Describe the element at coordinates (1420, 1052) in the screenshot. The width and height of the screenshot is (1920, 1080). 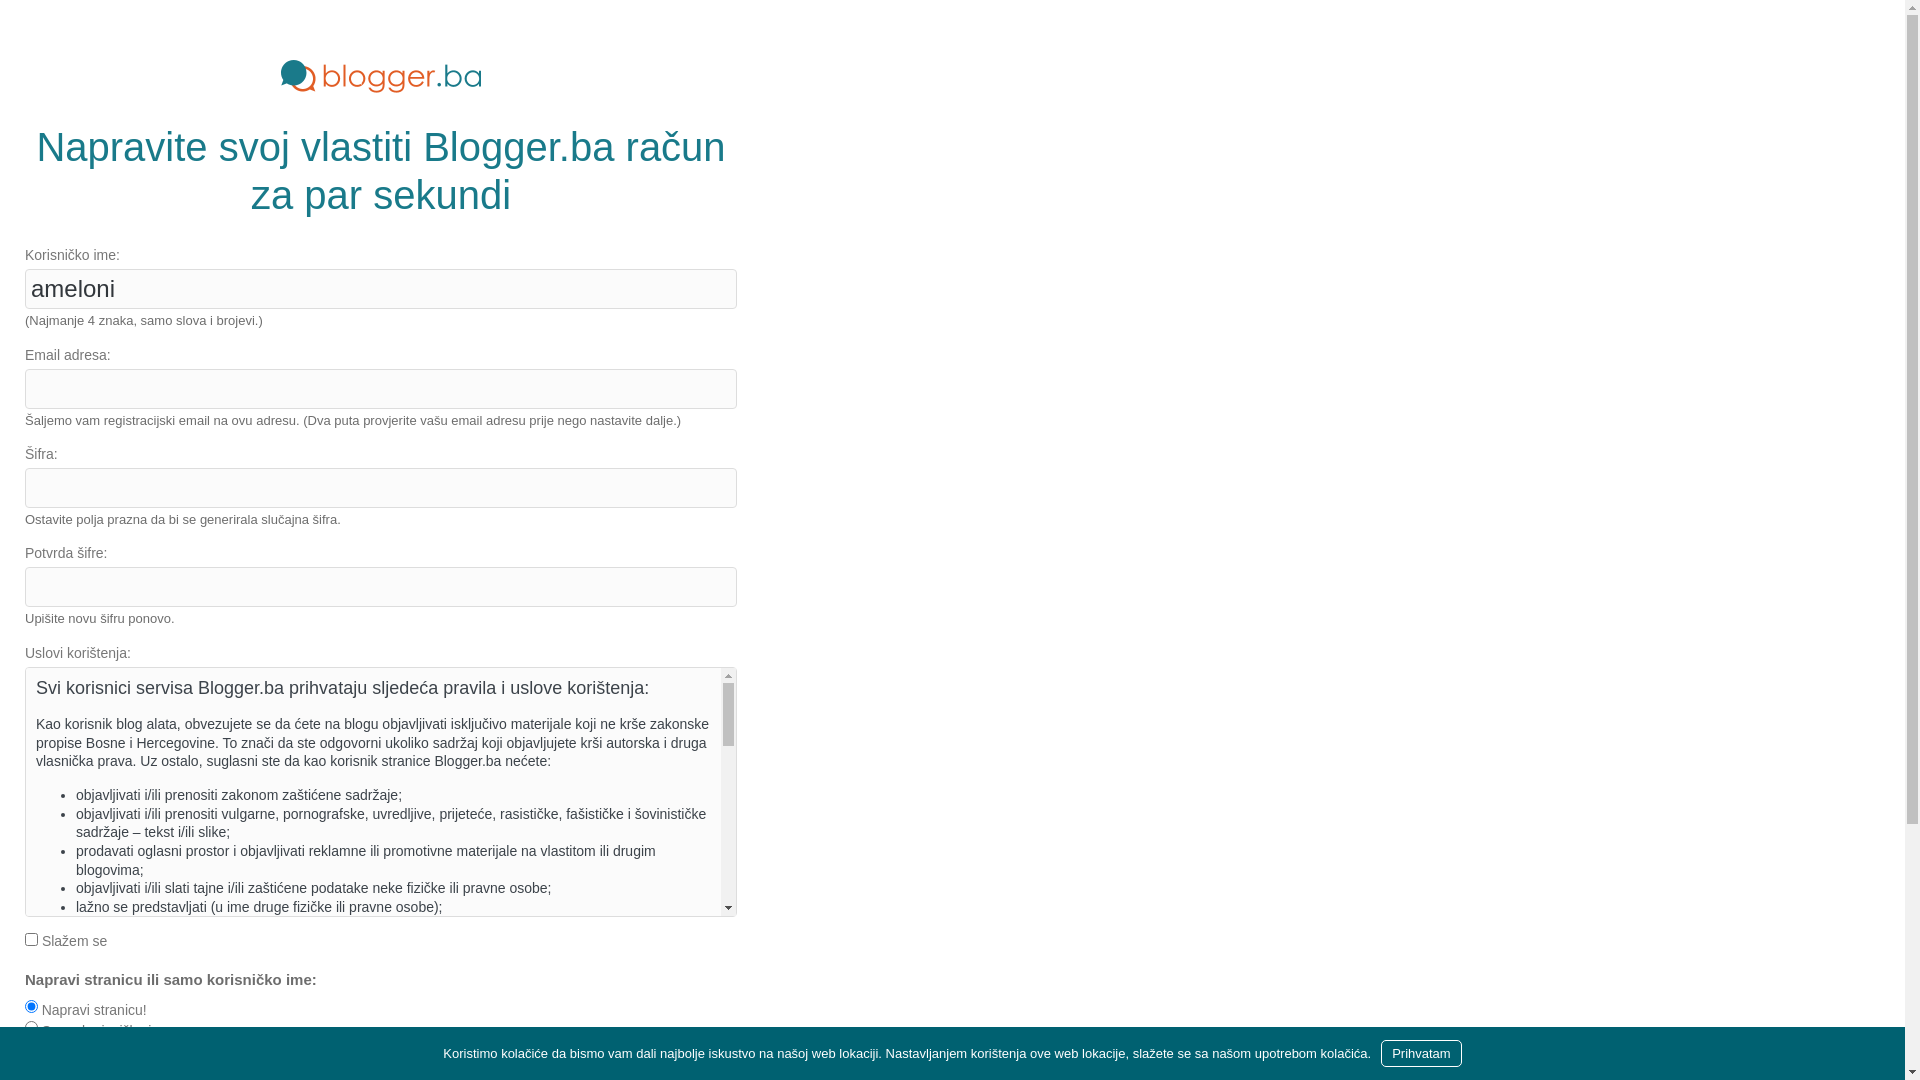
I see `'Prihvatam'` at that location.